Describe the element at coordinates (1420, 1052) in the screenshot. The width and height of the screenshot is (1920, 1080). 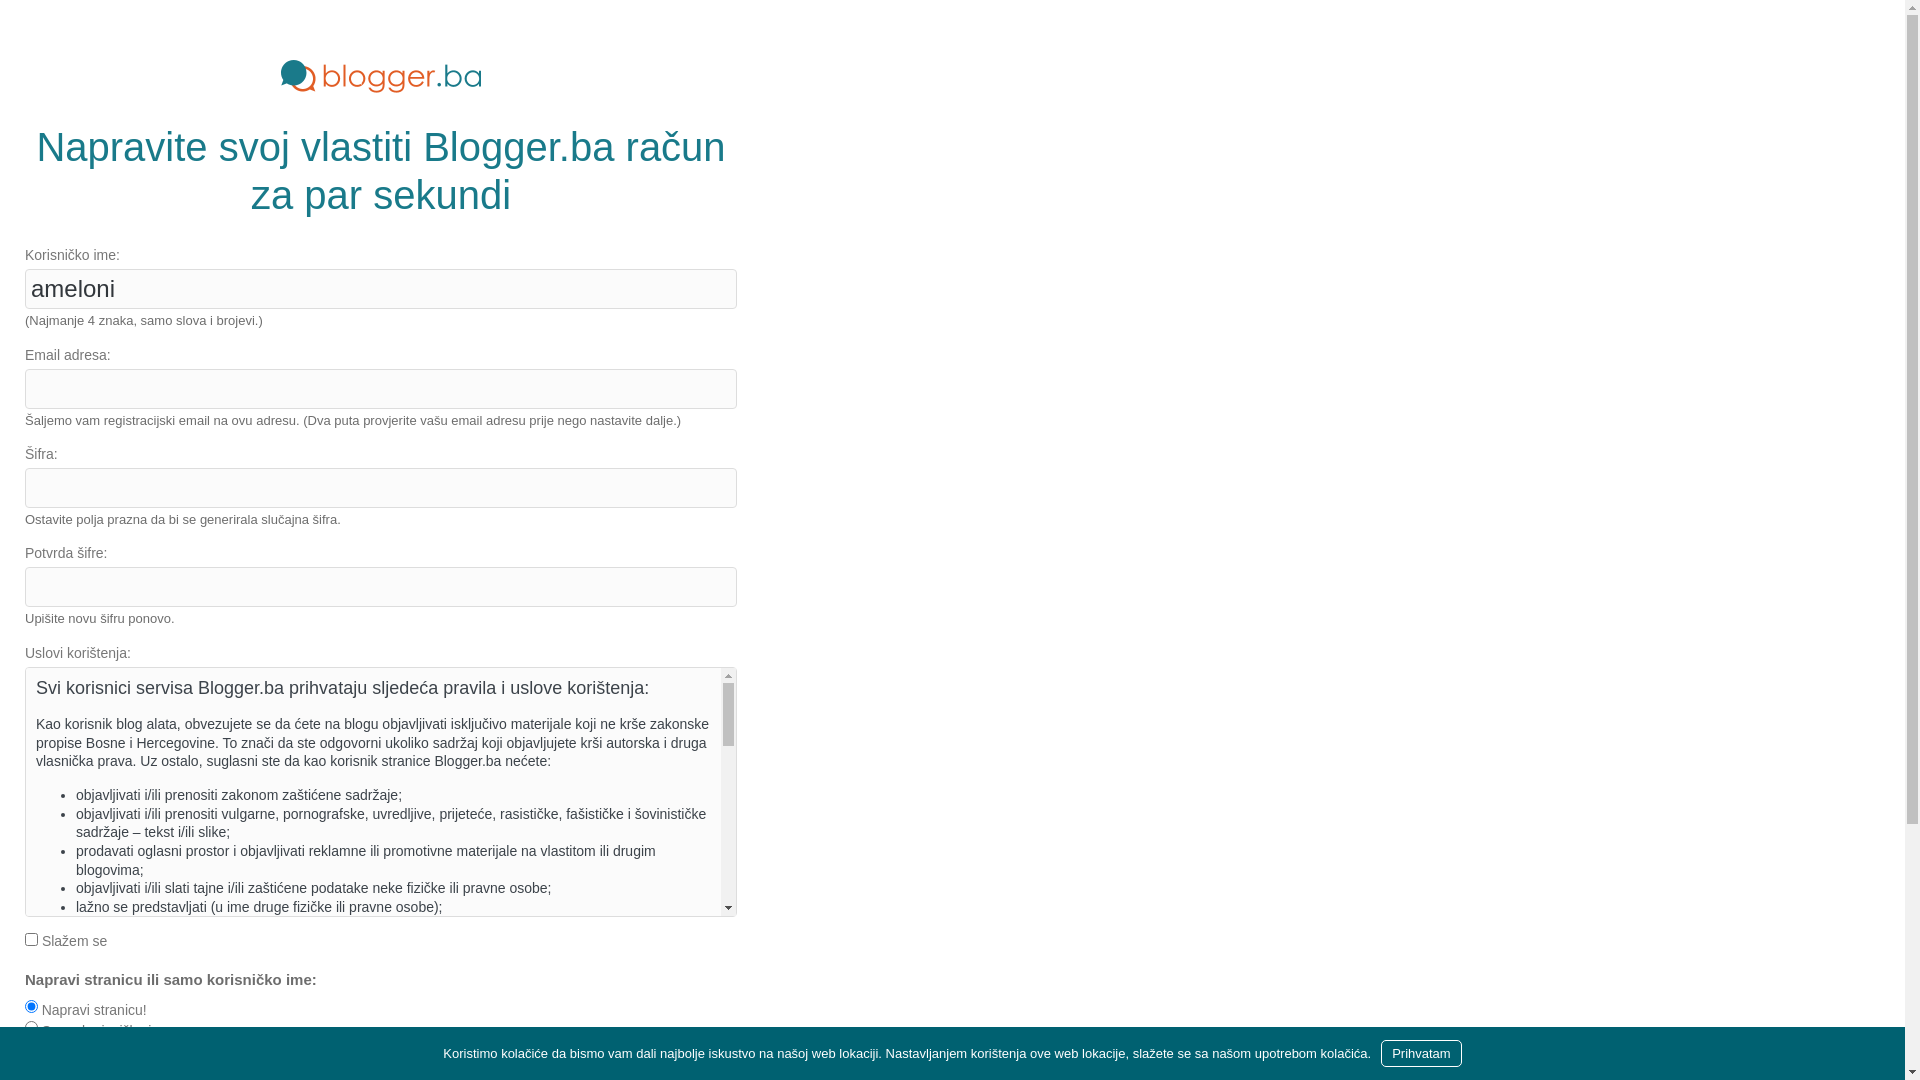
I see `'Prihvatam'` at that location.